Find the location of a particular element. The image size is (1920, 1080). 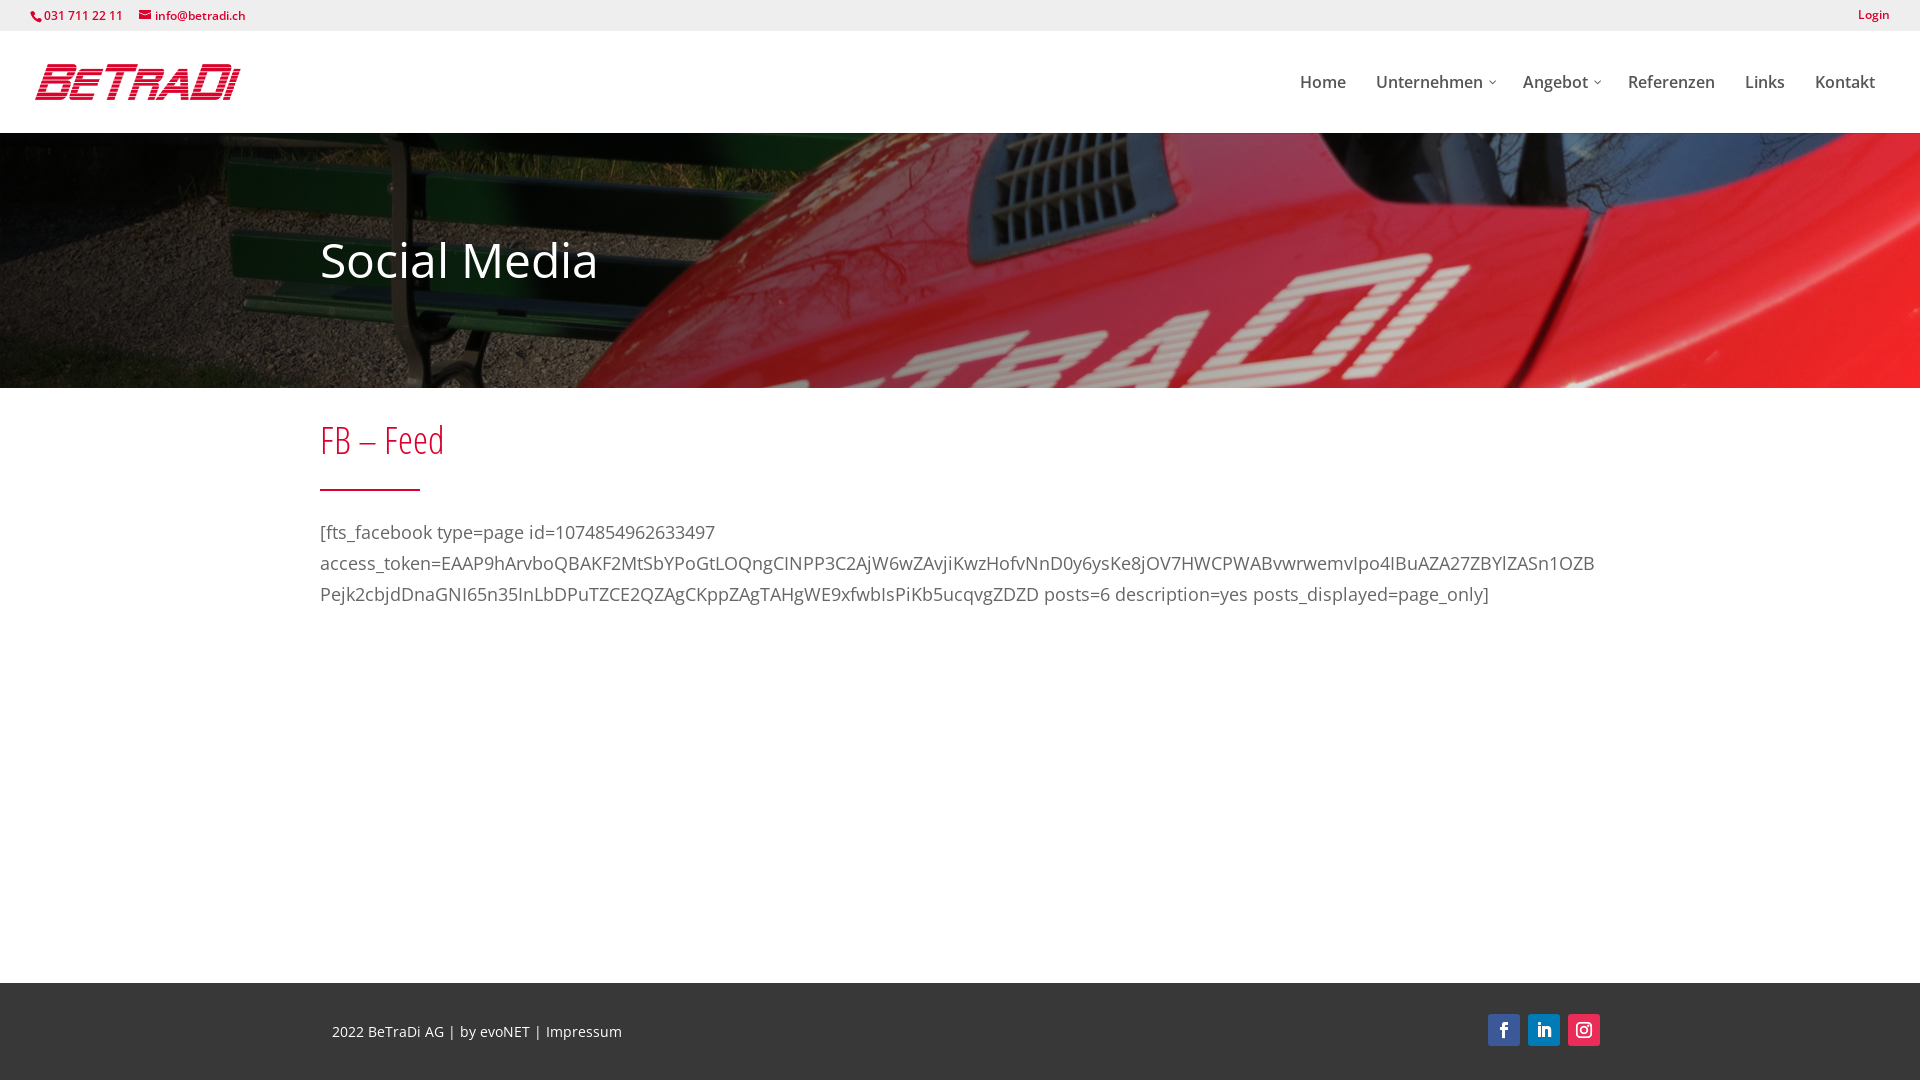

'Folge auf LinkedIn' is located at coordinates (1543, 1029).